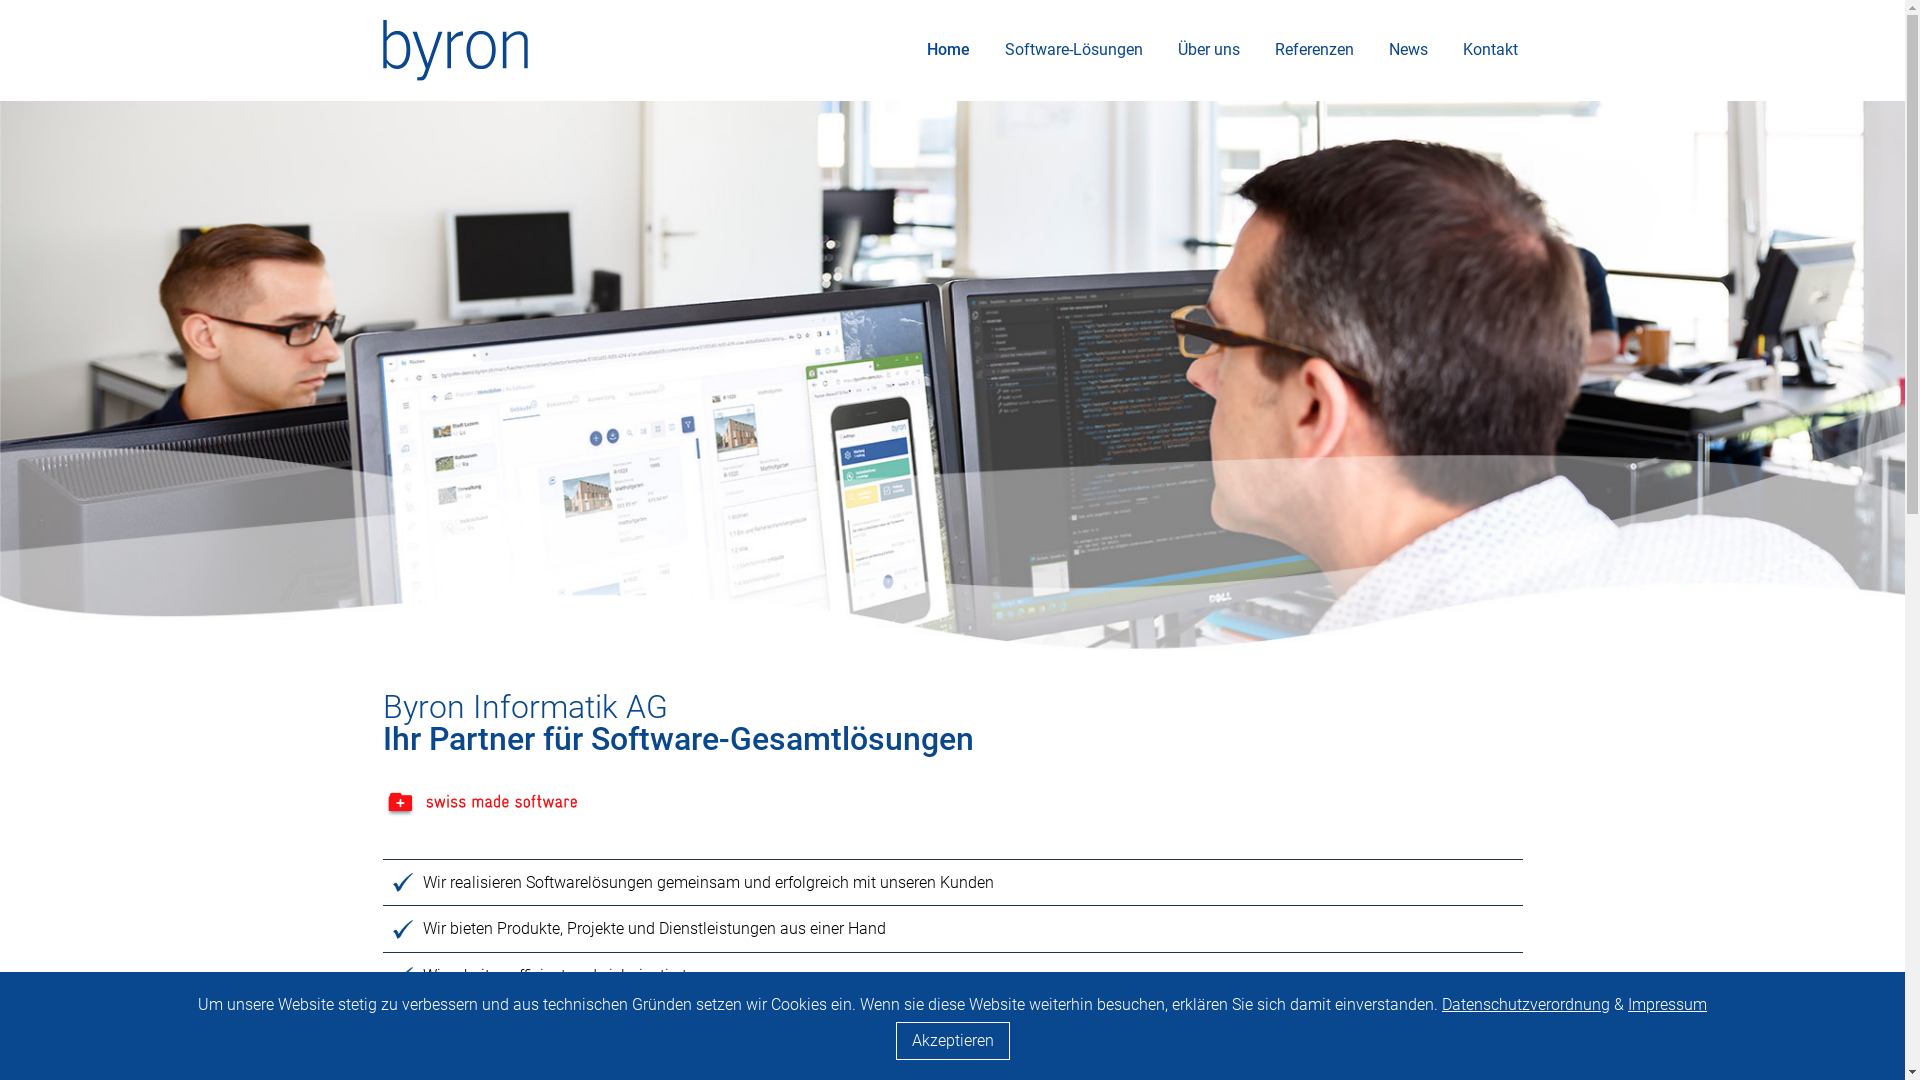 This screenshot has width=1920, height=1080. What do you see at coordinates (1407, 49) in the screenshot?
I see `'News'` at bounding box center [1407, 49].